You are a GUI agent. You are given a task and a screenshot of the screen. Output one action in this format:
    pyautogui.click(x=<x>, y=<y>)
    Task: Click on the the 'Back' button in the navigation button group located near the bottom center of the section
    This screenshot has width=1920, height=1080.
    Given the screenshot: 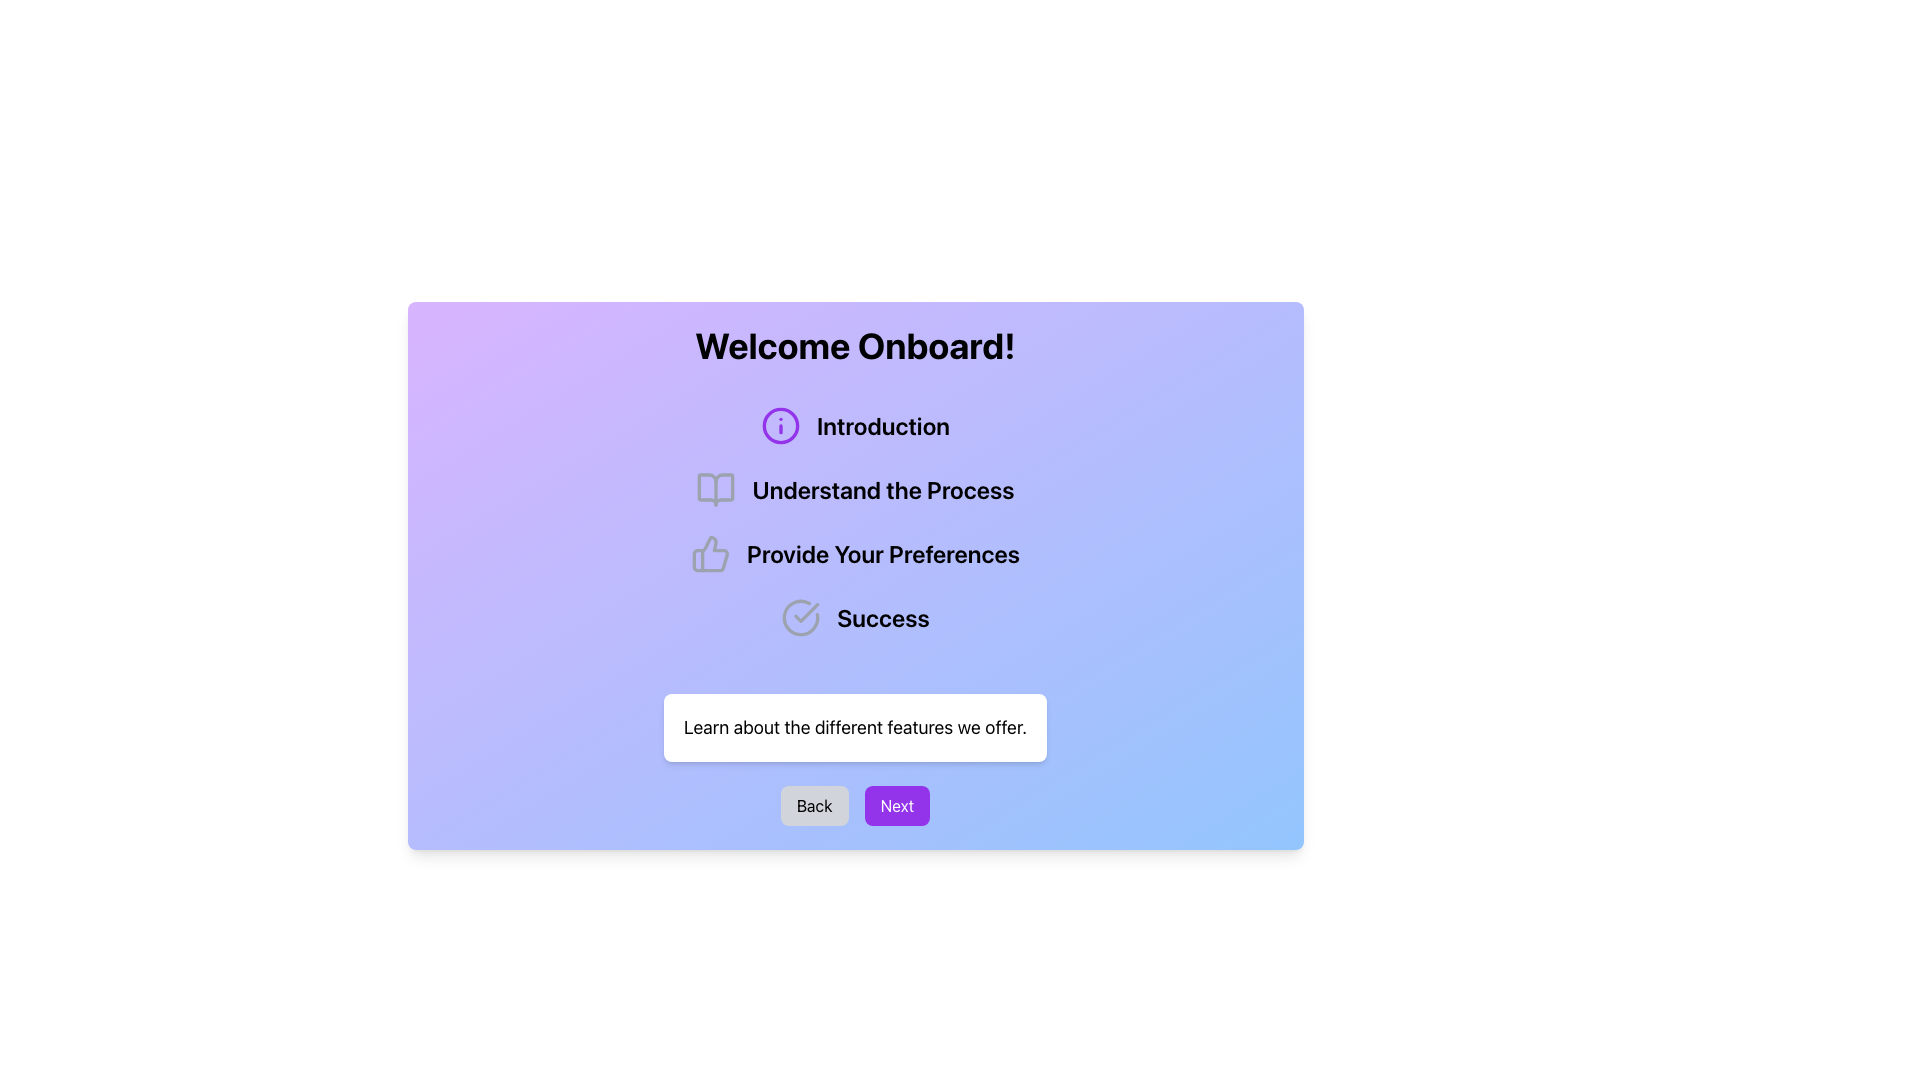 What is the action you would take?
    pyautogui.click(x=855, y=805)
    